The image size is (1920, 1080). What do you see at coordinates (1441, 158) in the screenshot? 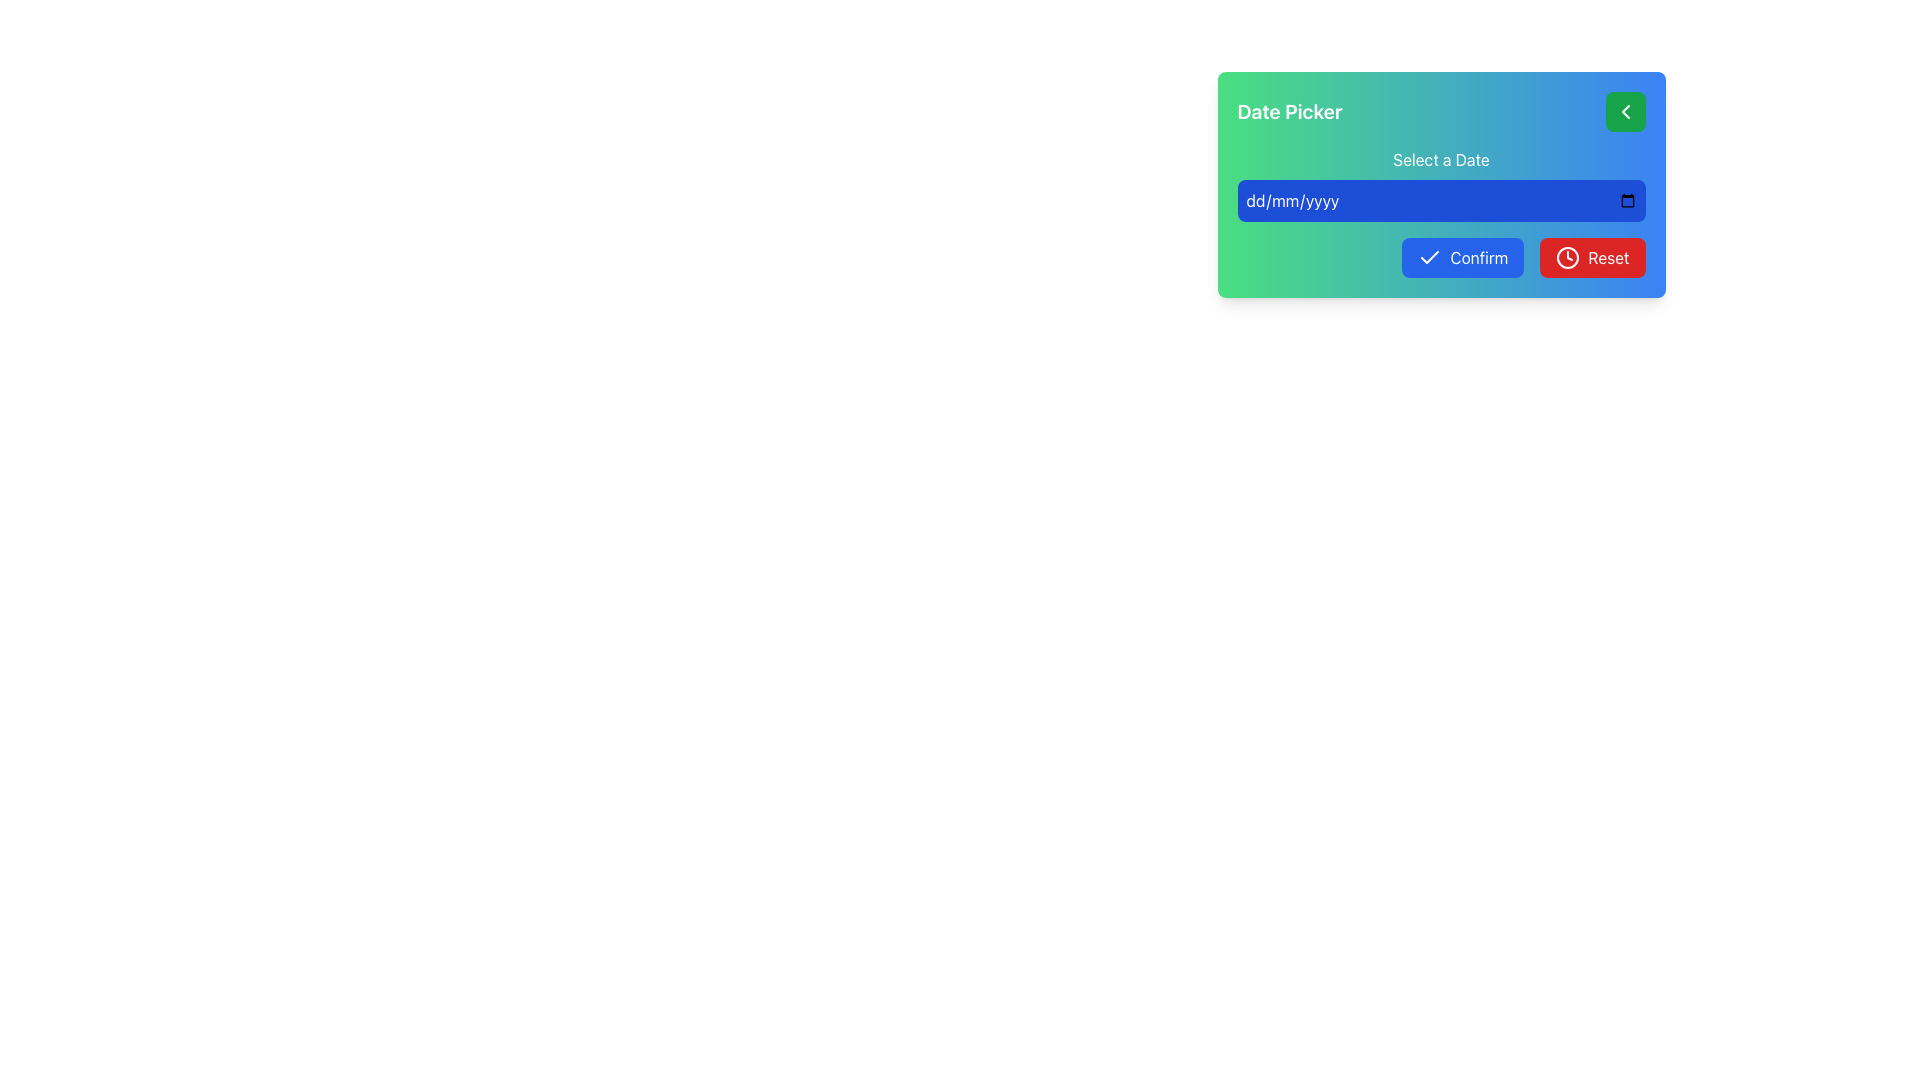
I see `the label that provides context for the date input field, located centrally at the top section of the interface` at bounding box center [1441, 158].